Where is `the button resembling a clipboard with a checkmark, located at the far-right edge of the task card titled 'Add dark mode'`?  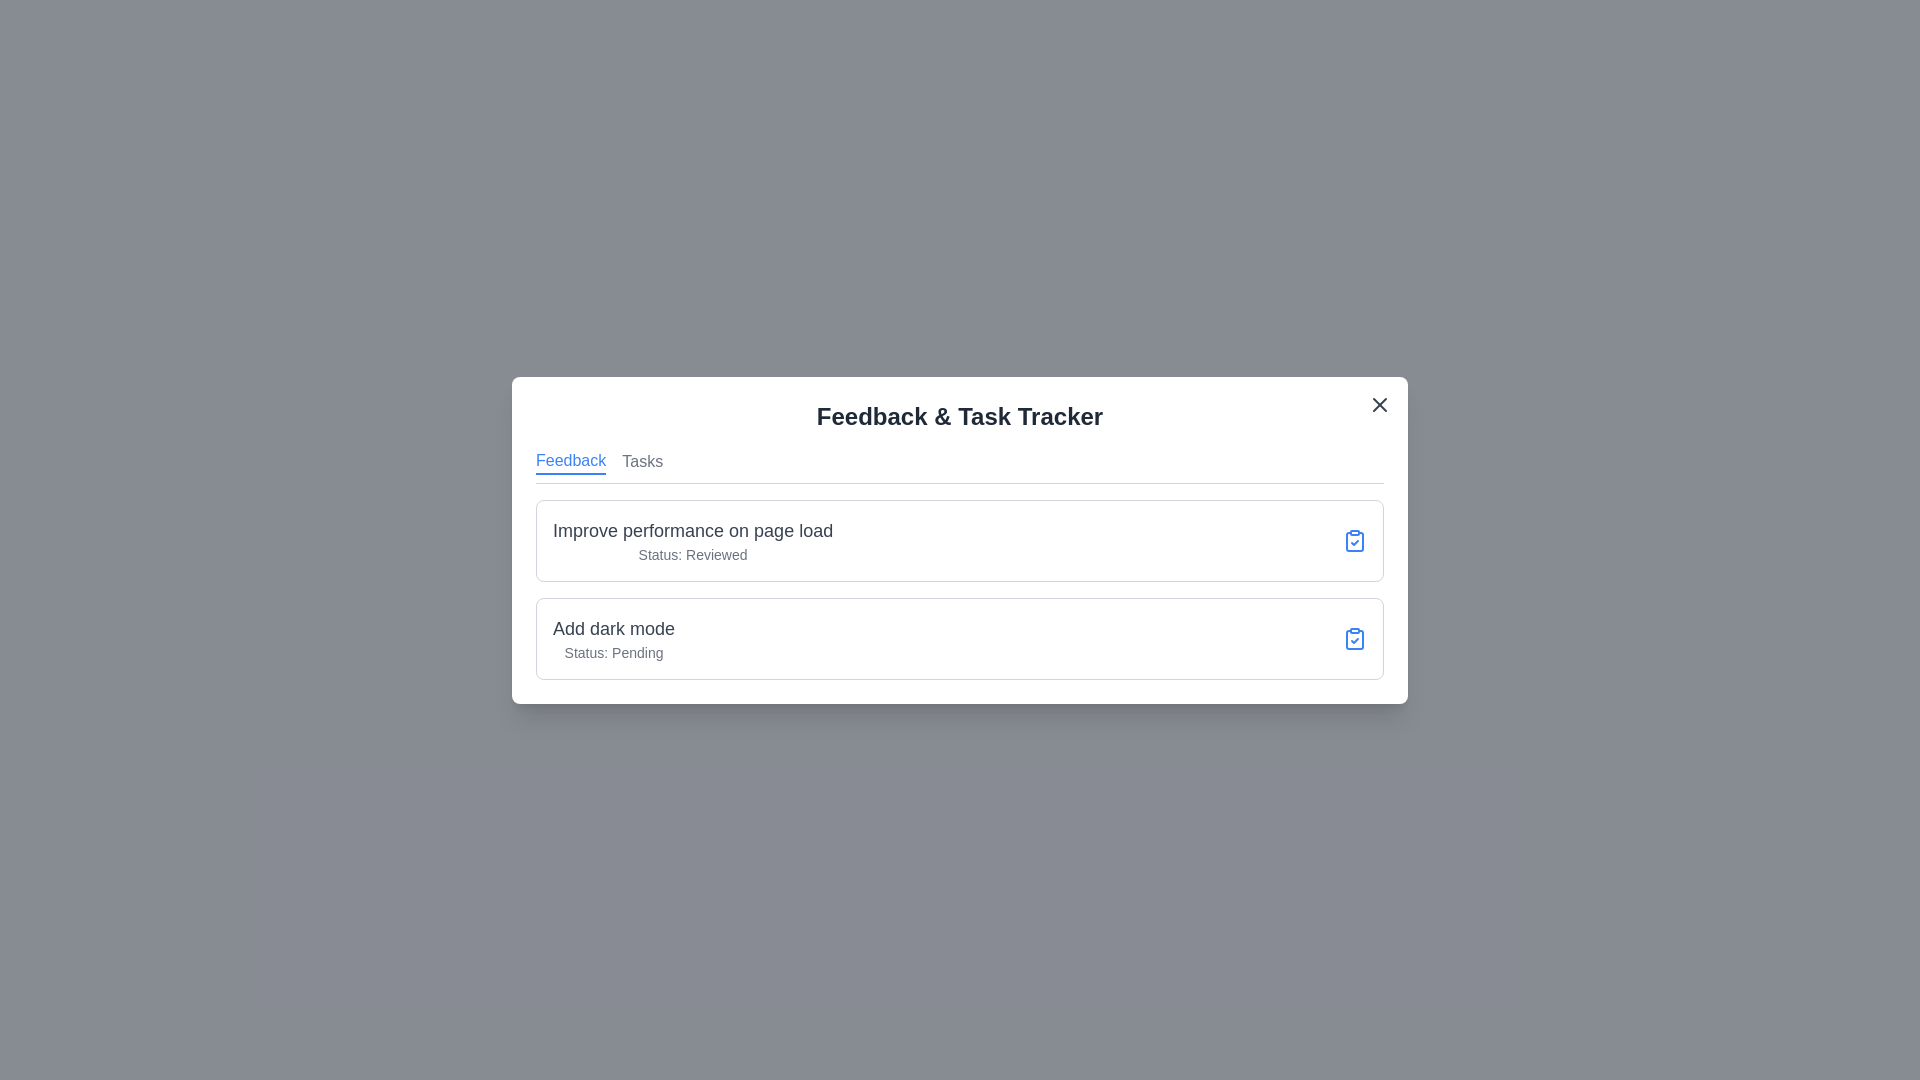 the button resembling a clipboard with a checkmark, located at the far-right edge of the task card titled 'Add dark mode' is located at coordinates (1354, 637).